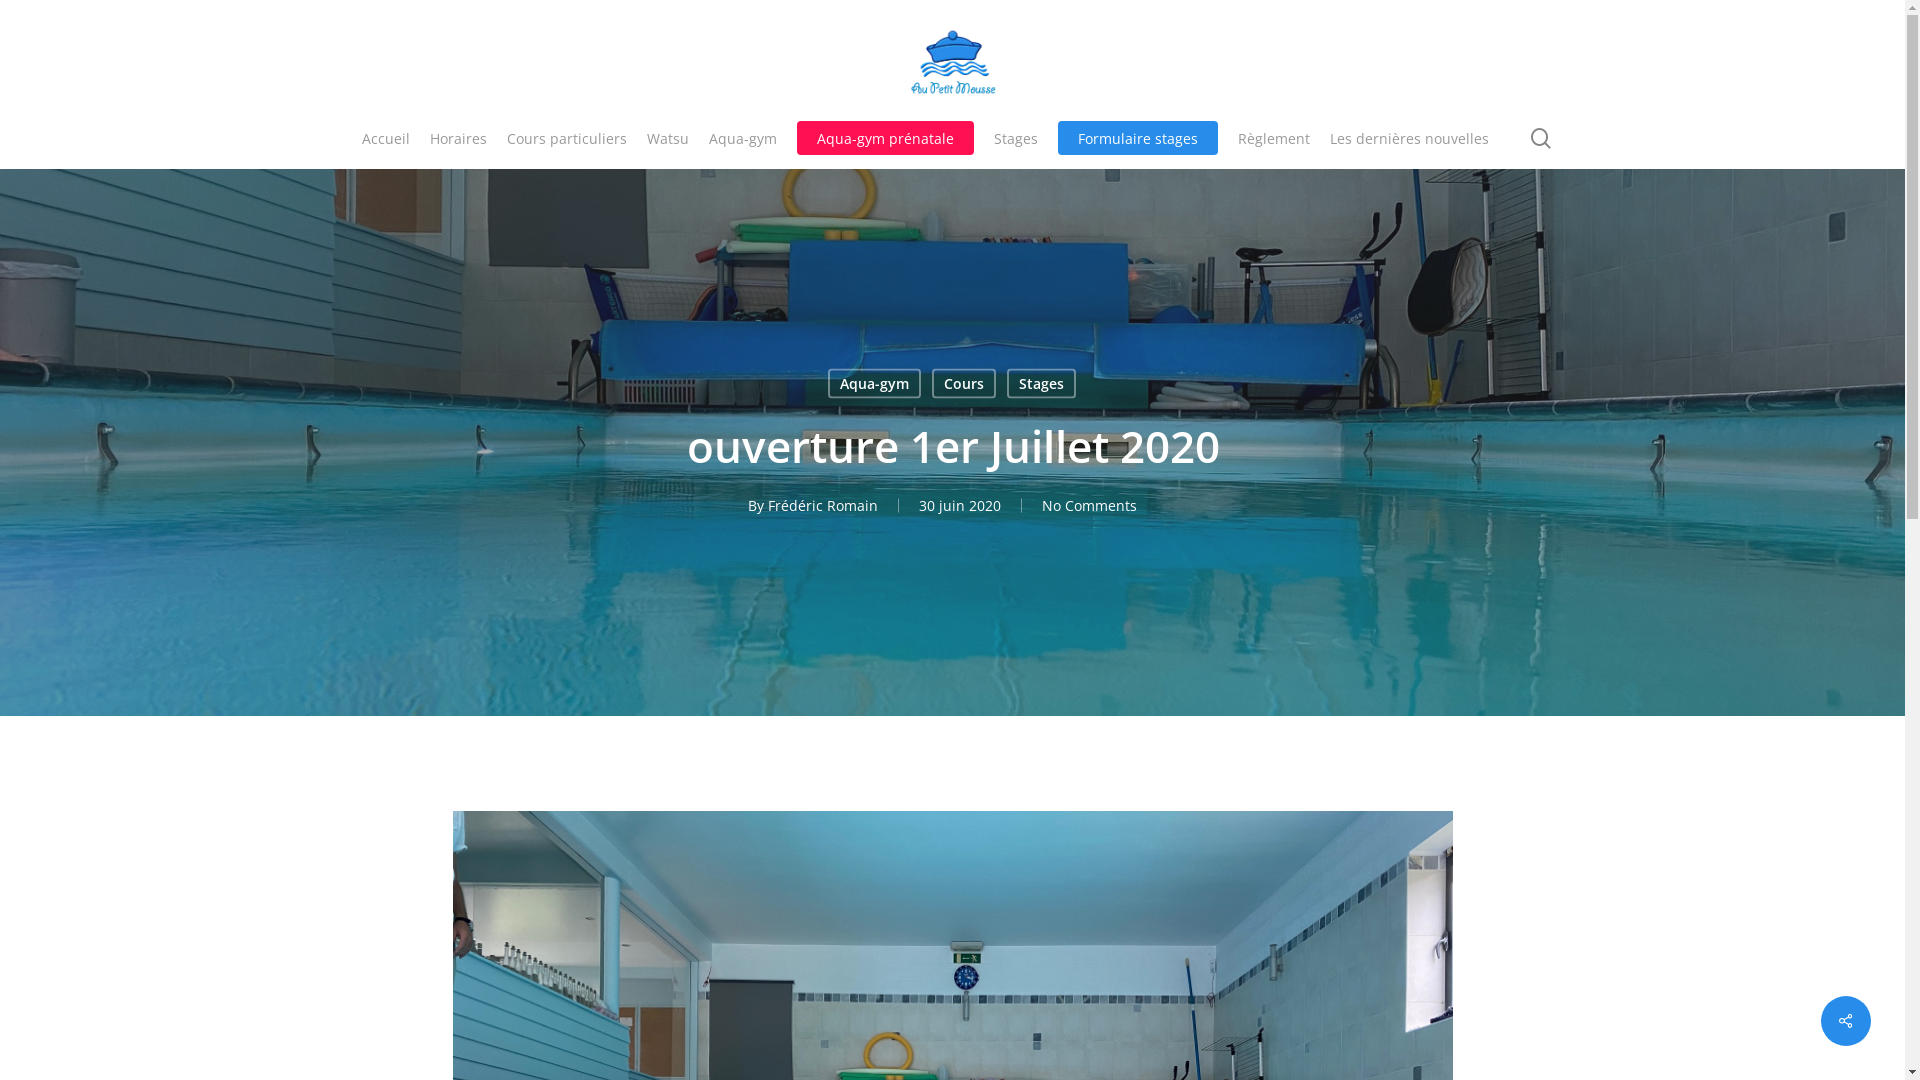 The width and height of the screenshot is (1920, 1080). Describe the element at coordinates (457, 137) in the screenshot. I see `'Horaires'` at that location.